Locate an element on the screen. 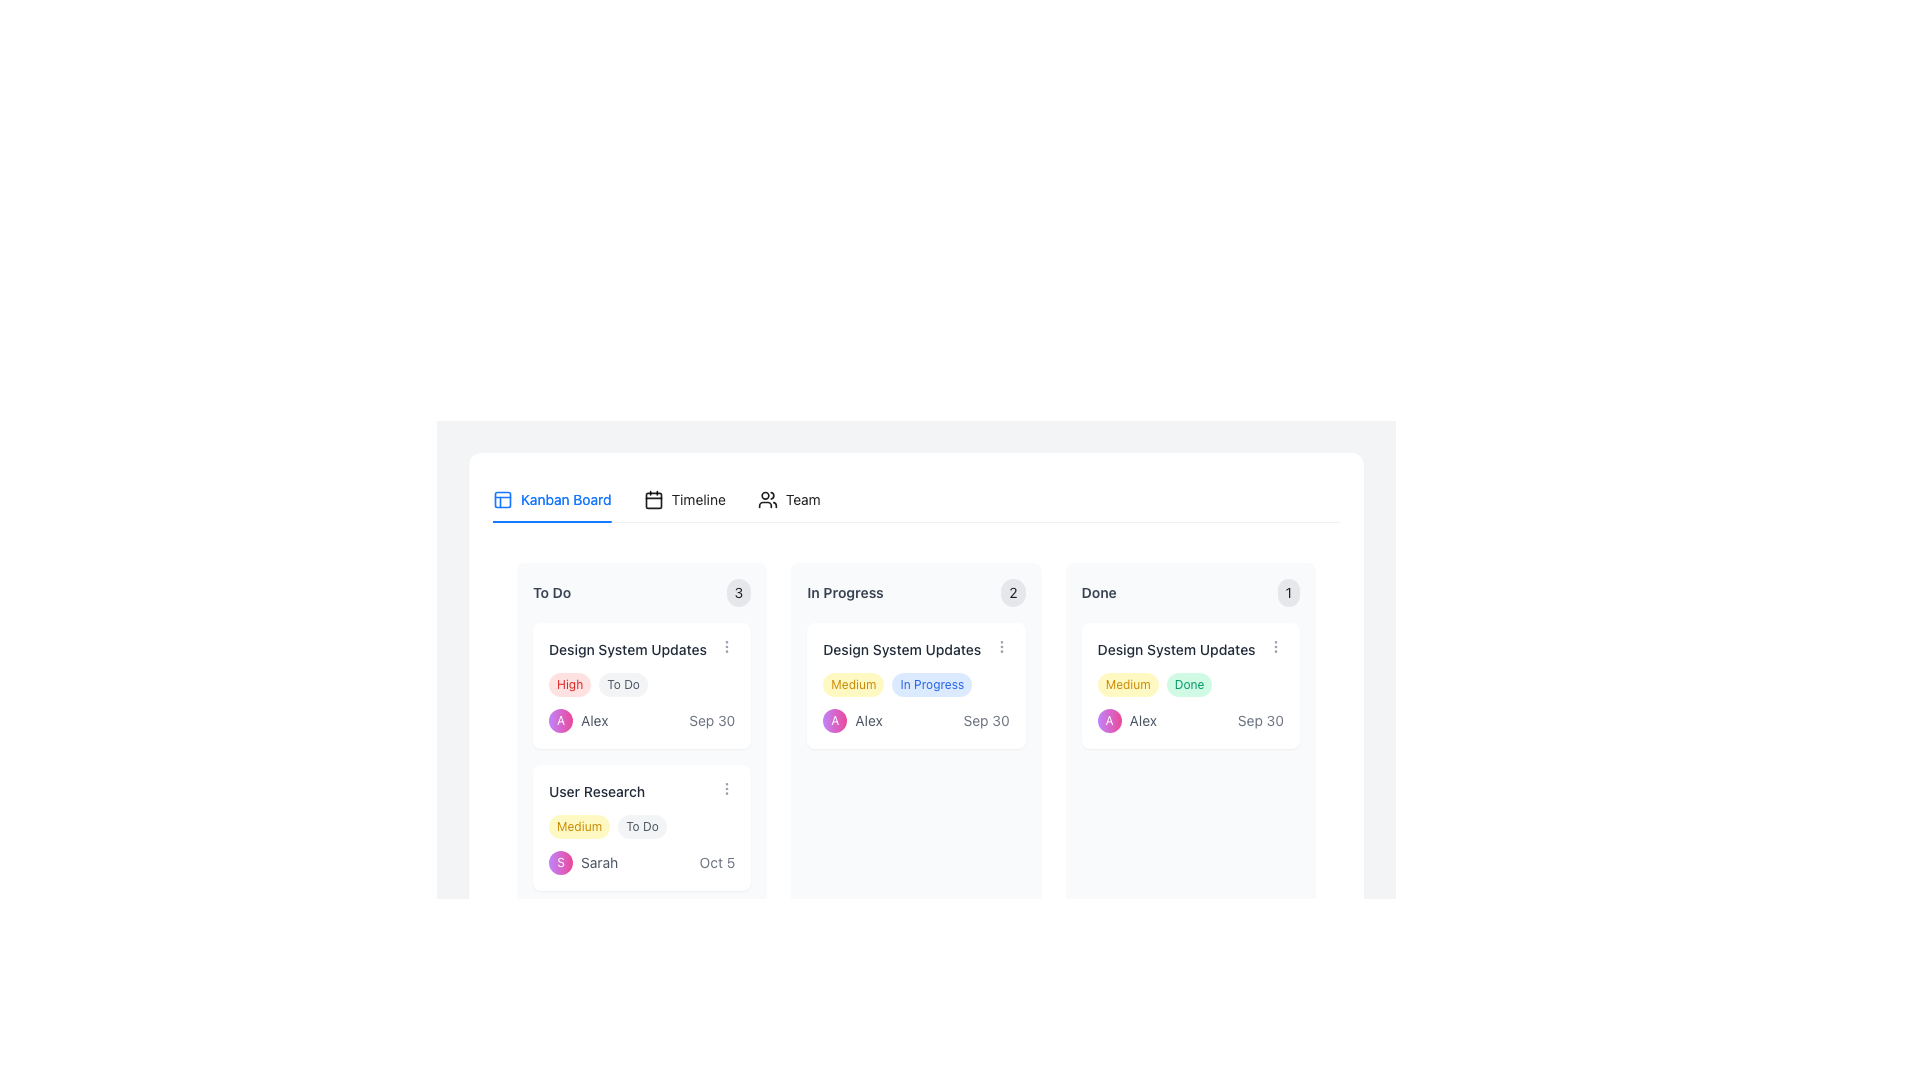  the 'Kanban Board' tab, which is the currently selected tab indicated by bold blue text and an underline is located at coordinates (552, 499).